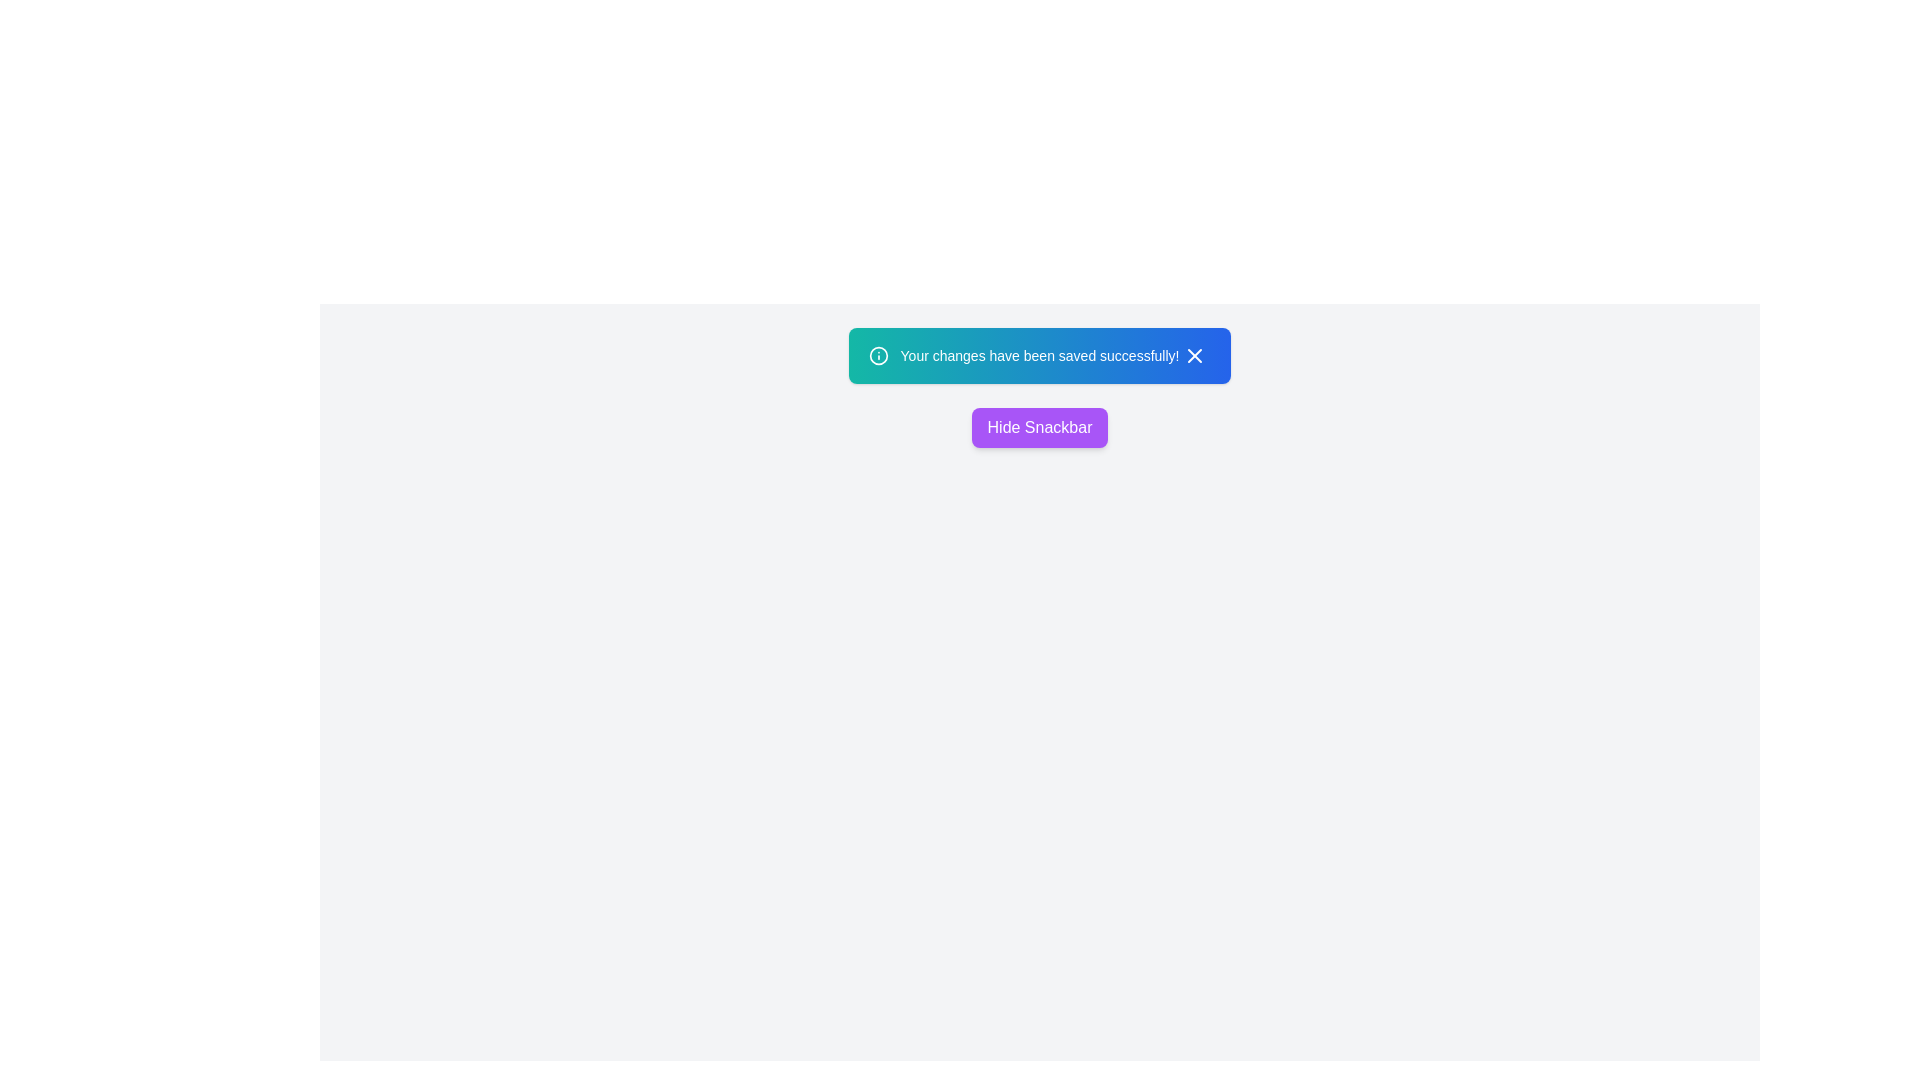 This screenshot has width=1920, height=1080. What do you see at coordinates (1195, 354) in the screenshot?
I see `the 'X' button to close the snackbar` at bounding box center [1195, 354].